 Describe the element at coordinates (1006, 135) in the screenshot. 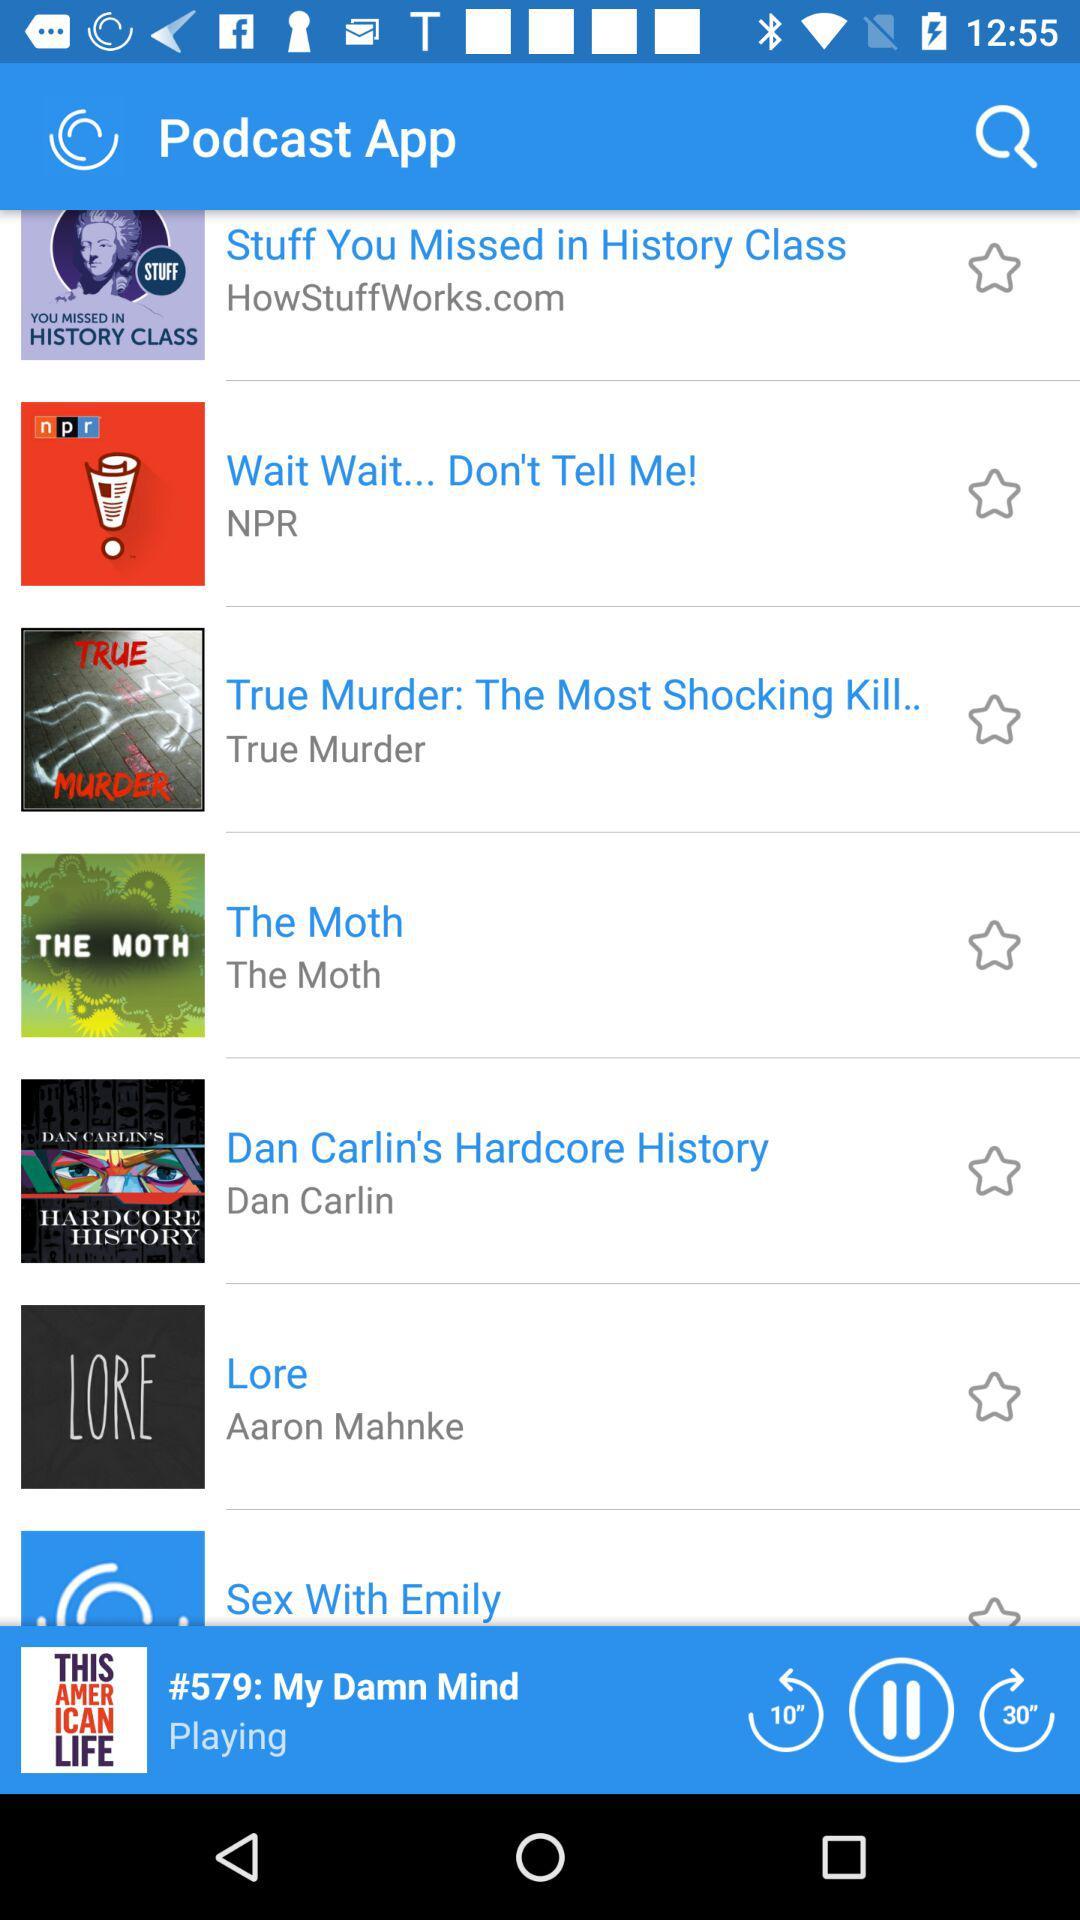

I see `the item next to stuff you missed icon` at that location.